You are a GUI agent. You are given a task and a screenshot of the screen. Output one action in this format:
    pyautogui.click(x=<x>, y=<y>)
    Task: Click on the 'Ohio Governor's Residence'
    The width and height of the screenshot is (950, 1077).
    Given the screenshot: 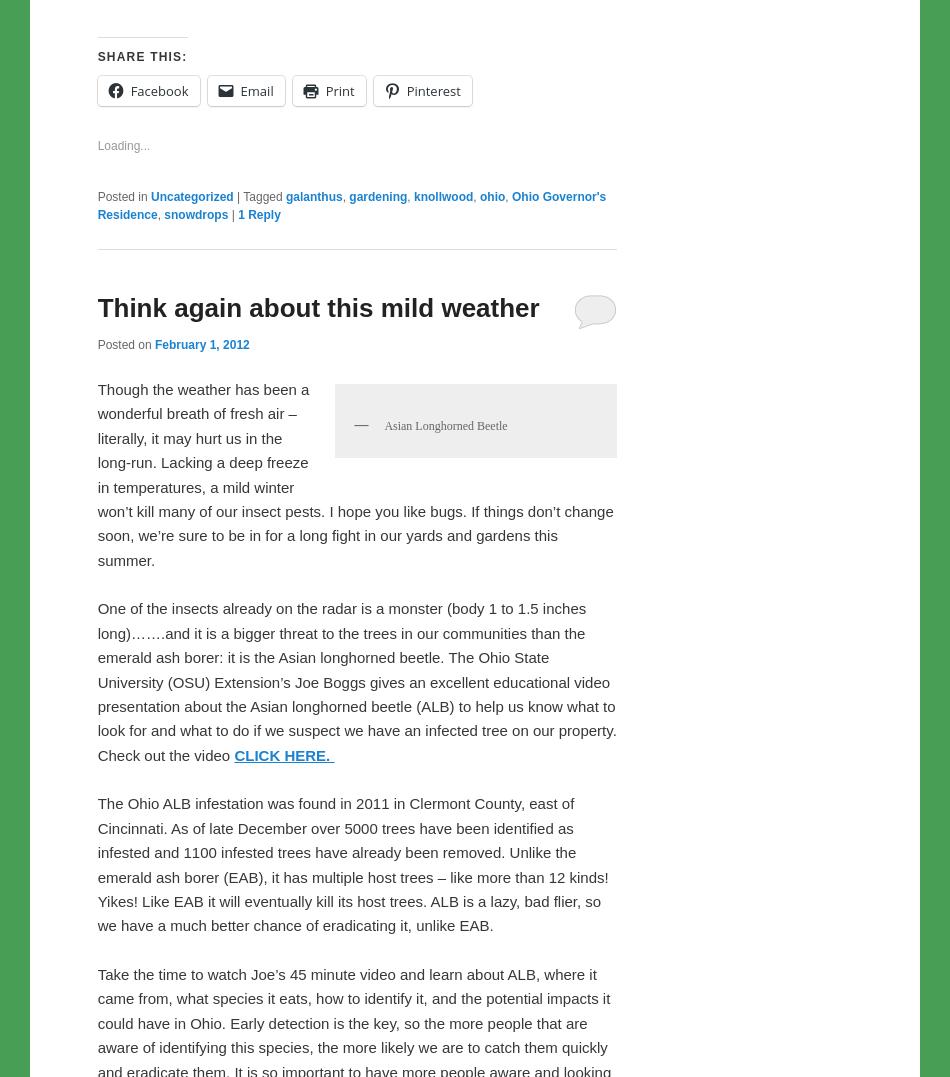 What is the action you would take?
    pyautogui.click(x=350, y=248)
    